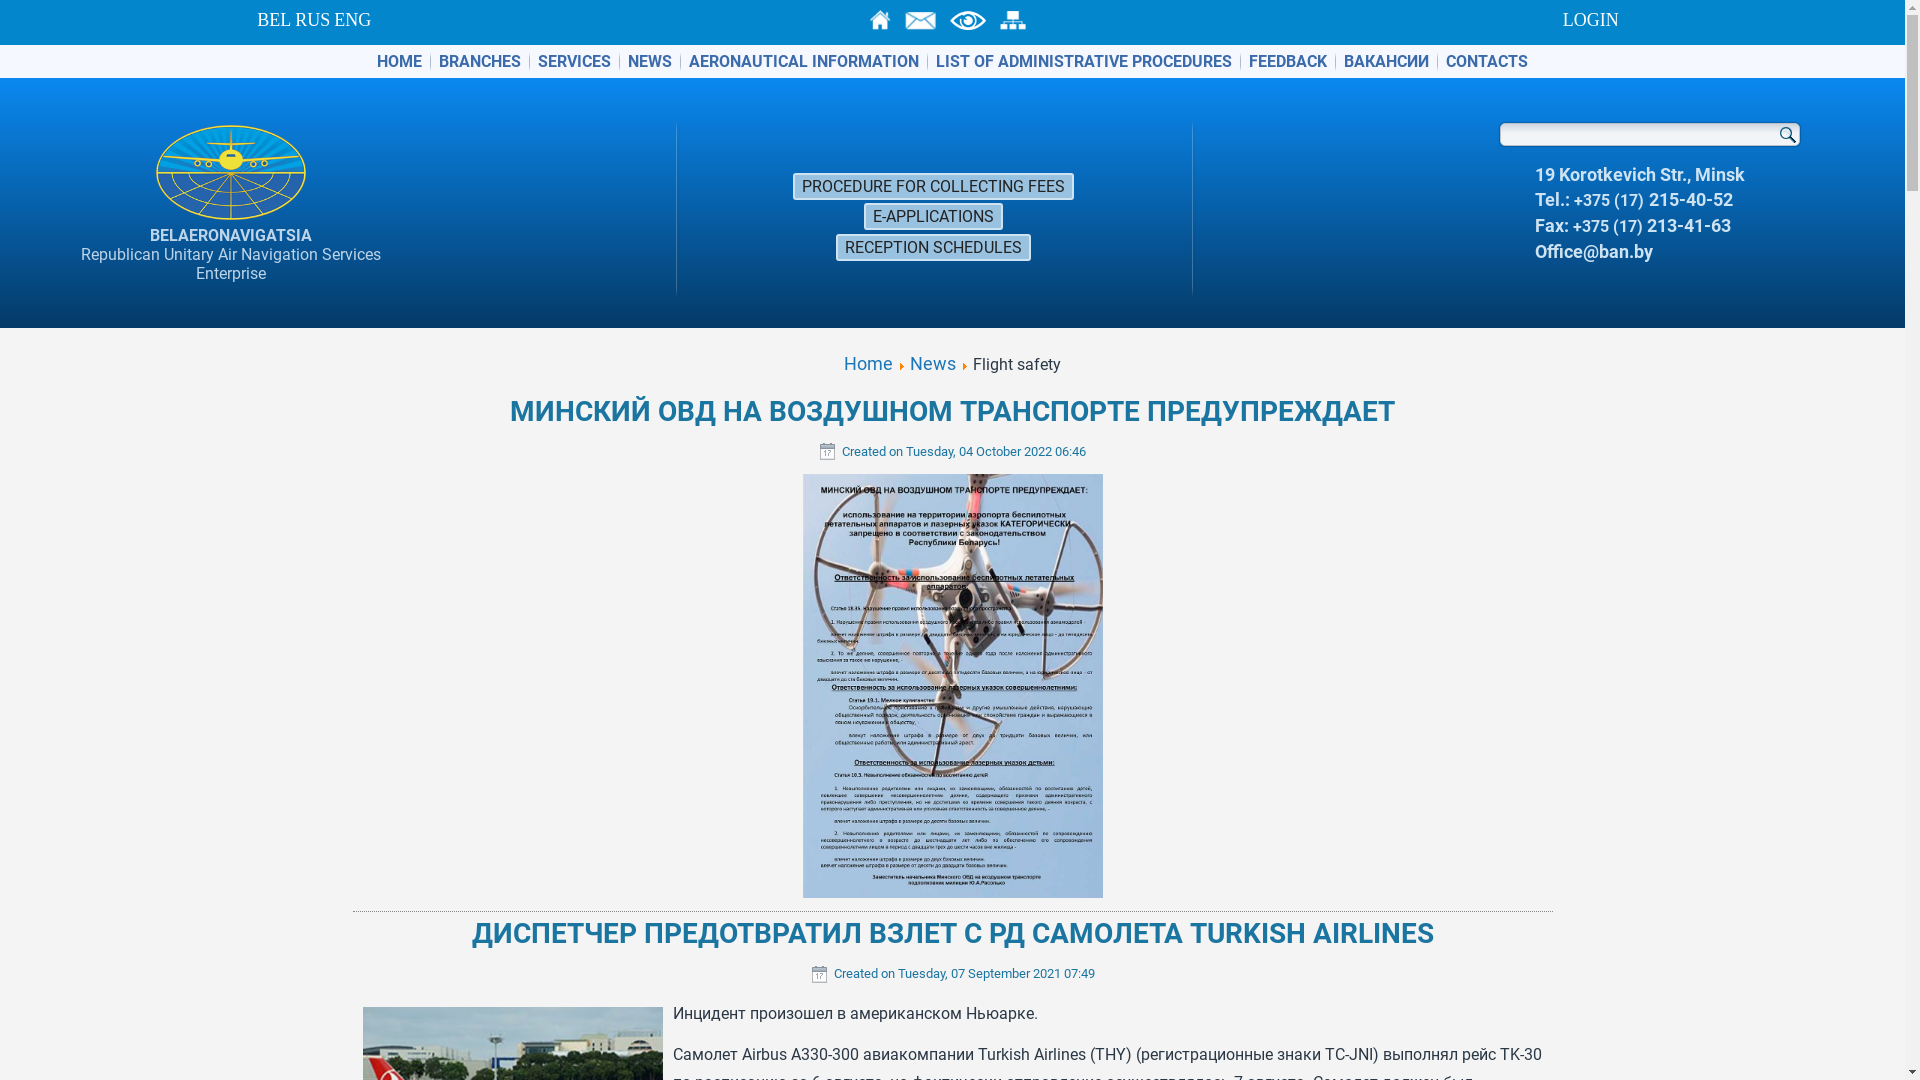  What do you see at coordinates (272, 19) in the screenshot?
I see `'BEL'` at bounding box center [272, 19].